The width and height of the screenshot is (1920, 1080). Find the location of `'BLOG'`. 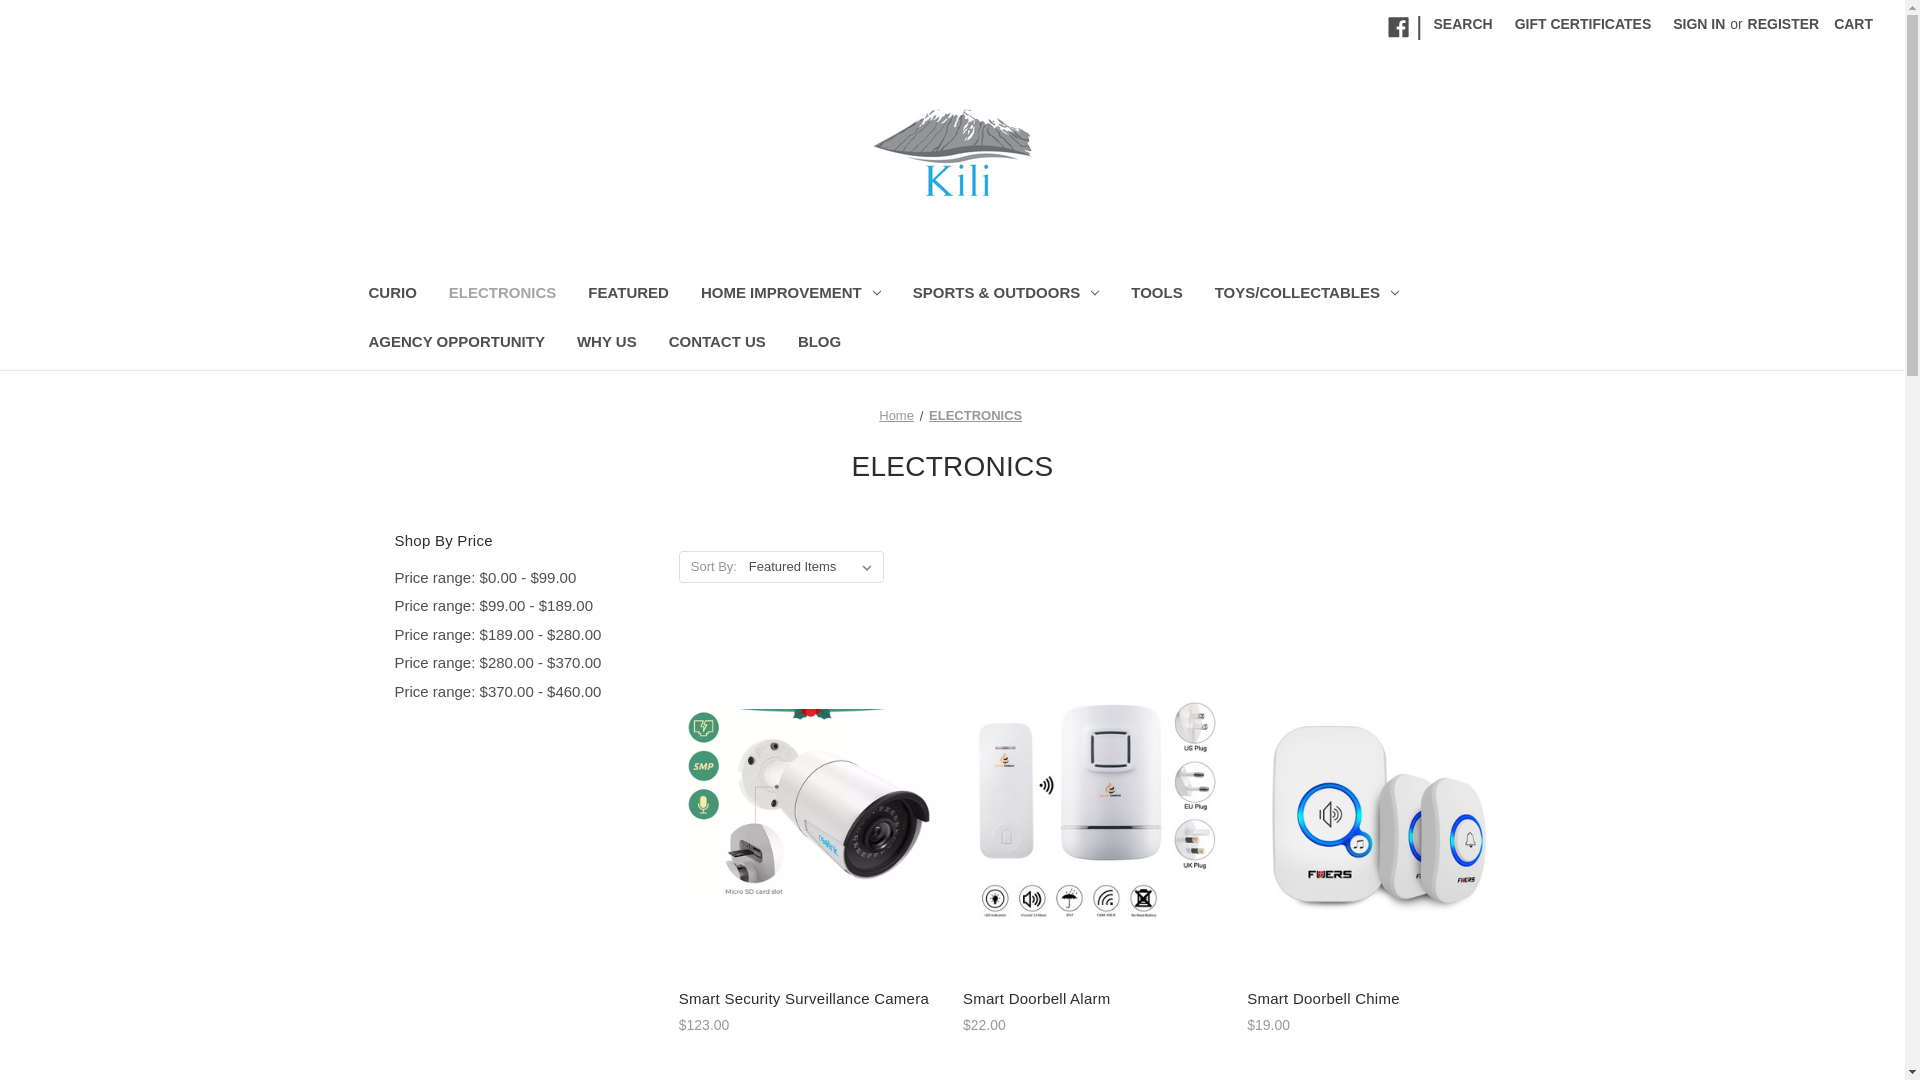

'BLOG' is located at coordinates (819, 343).